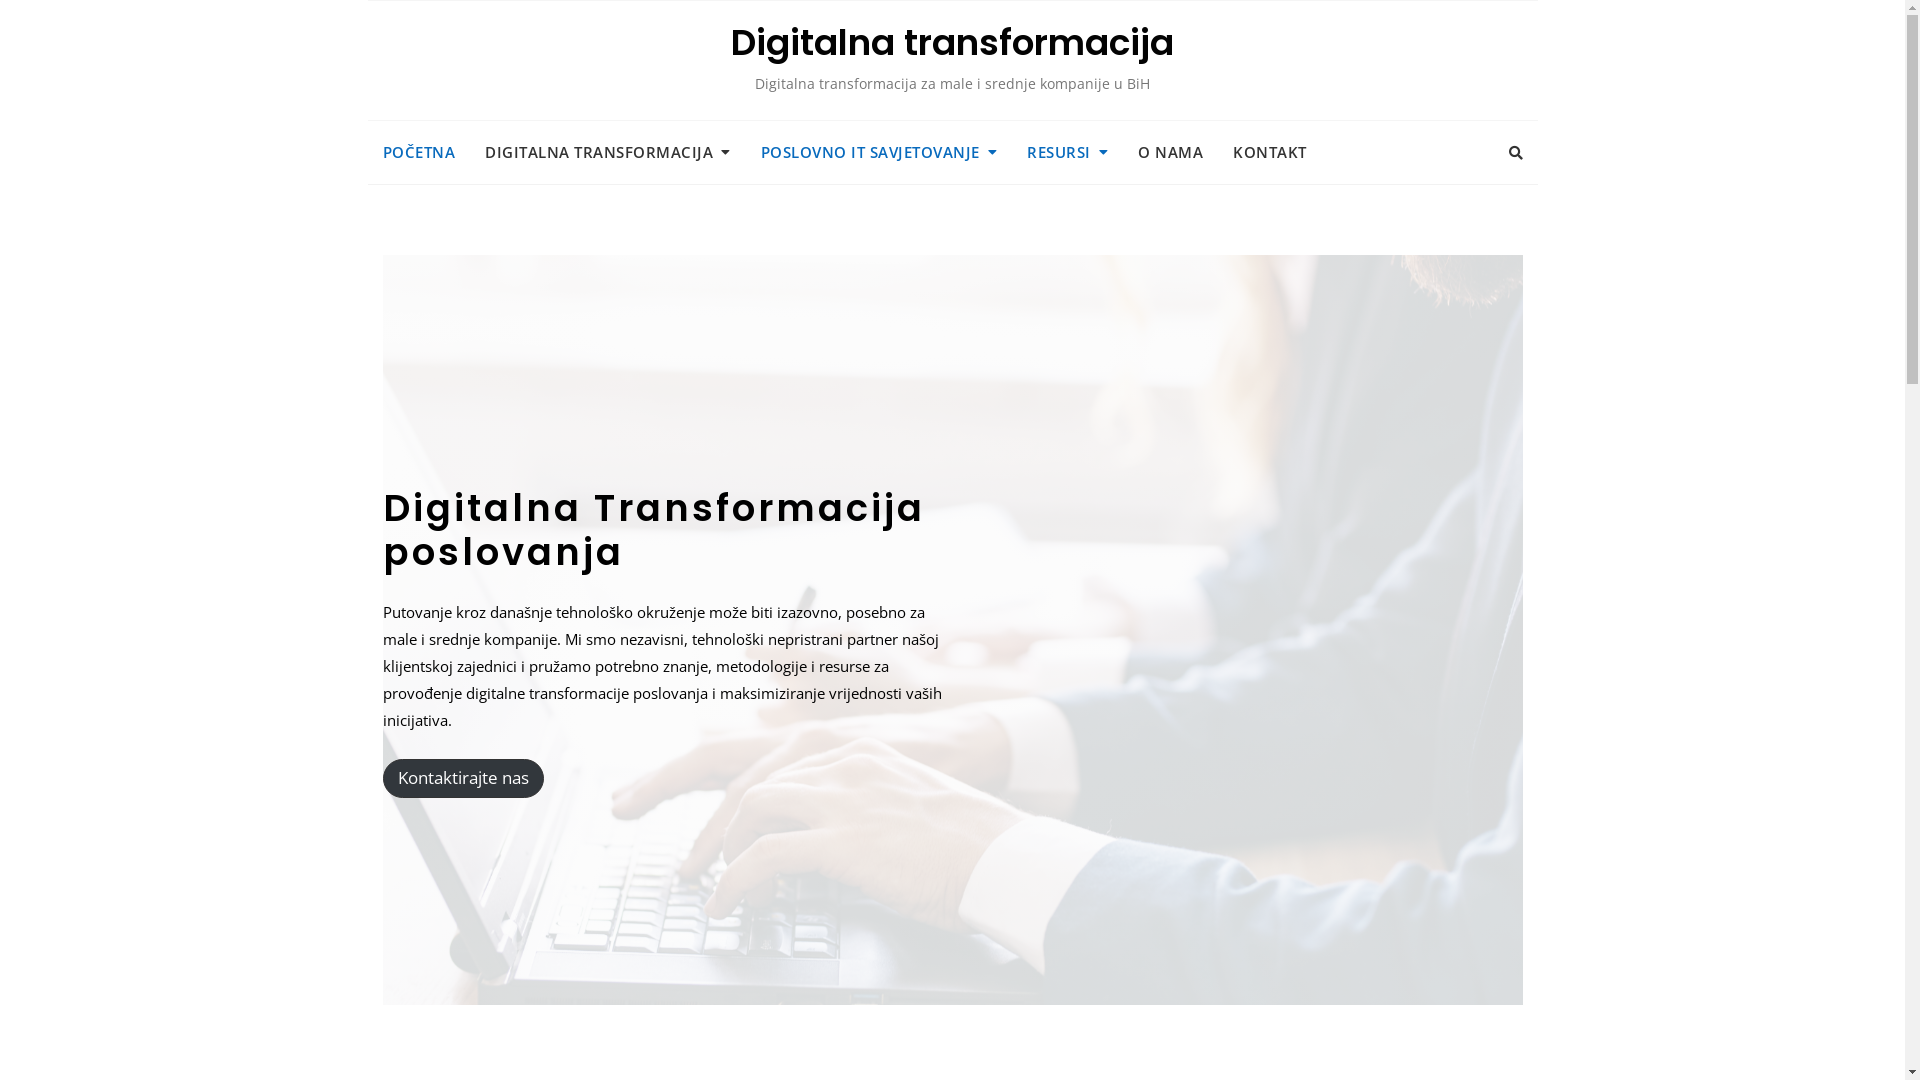 Image resolution: width=1920 pixels, height=1080 pixels. What do you see at coordinates (1066, 151) in the screenshot?
I see `'RESURSI'` at bounding box center [1066, 151].